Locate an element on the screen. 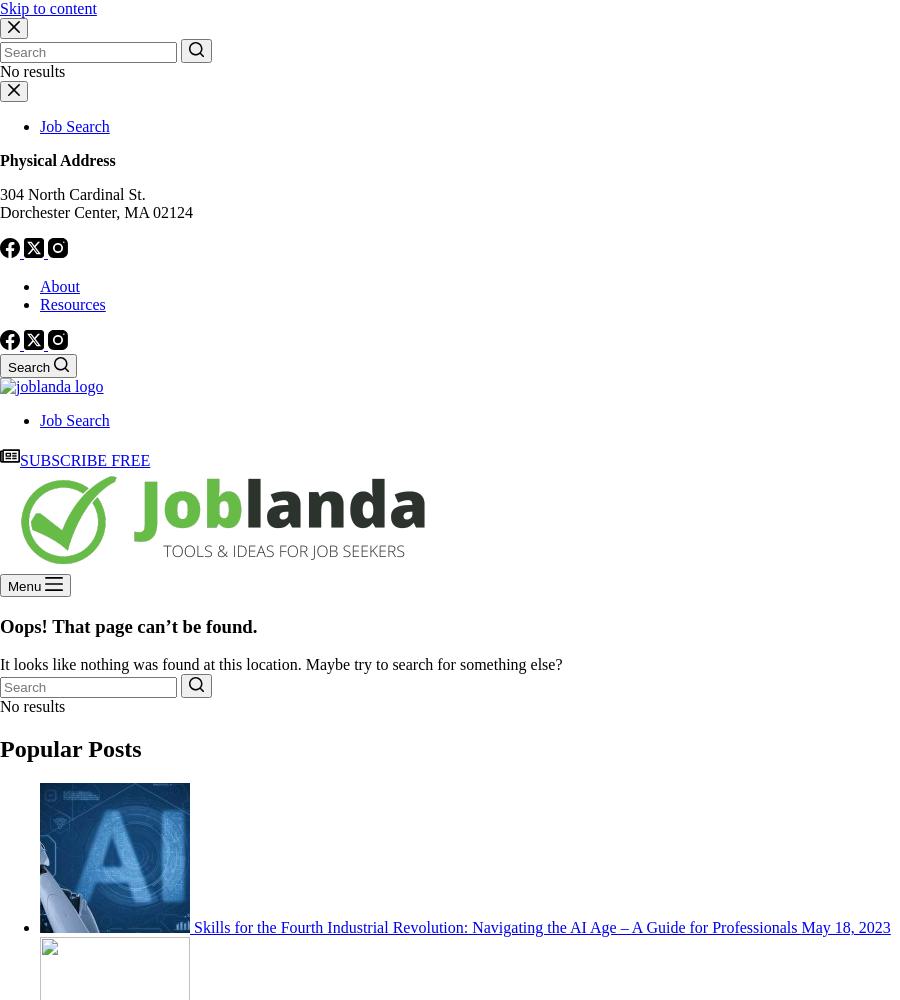 The width and height of the screenshot is (900, 1000). 'About' is located at coordinates (59, 286).